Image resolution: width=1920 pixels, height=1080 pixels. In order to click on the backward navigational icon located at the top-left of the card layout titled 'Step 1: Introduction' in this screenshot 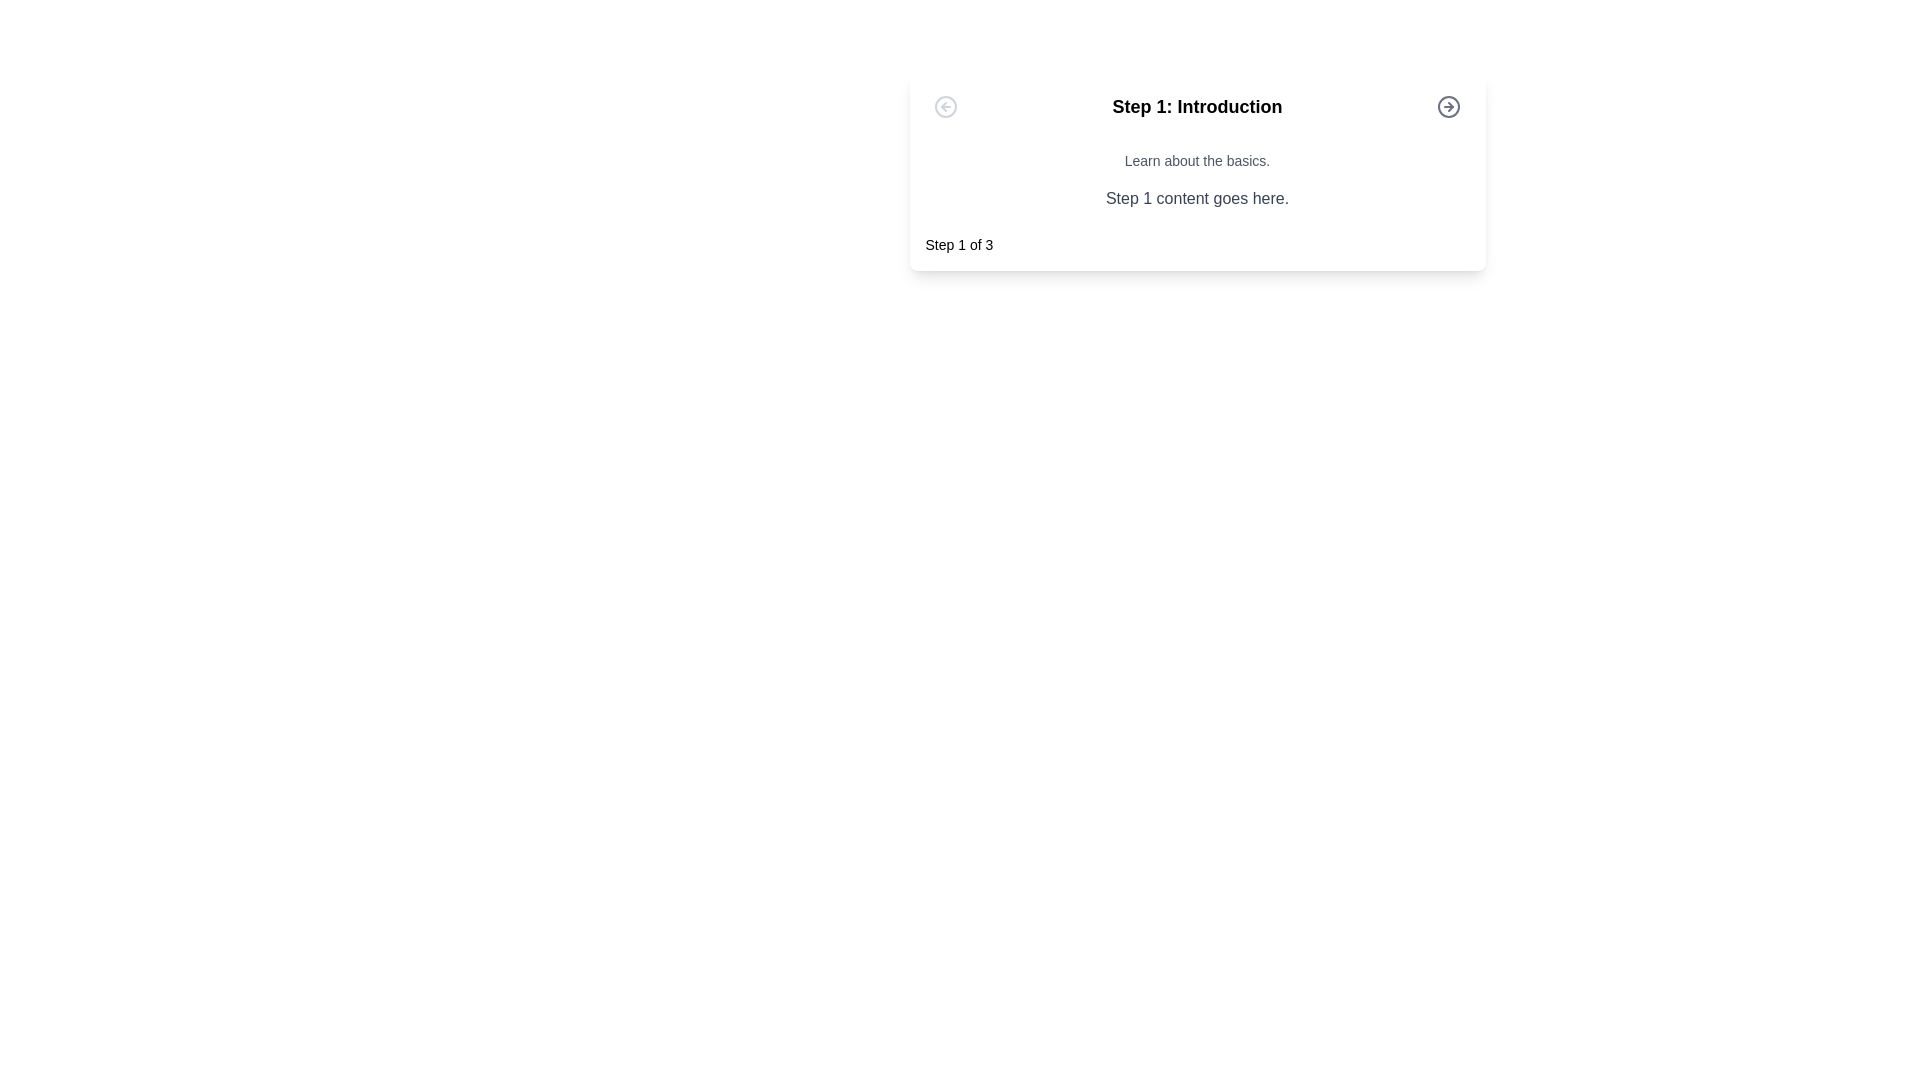, I will do `click(944, 107)`.